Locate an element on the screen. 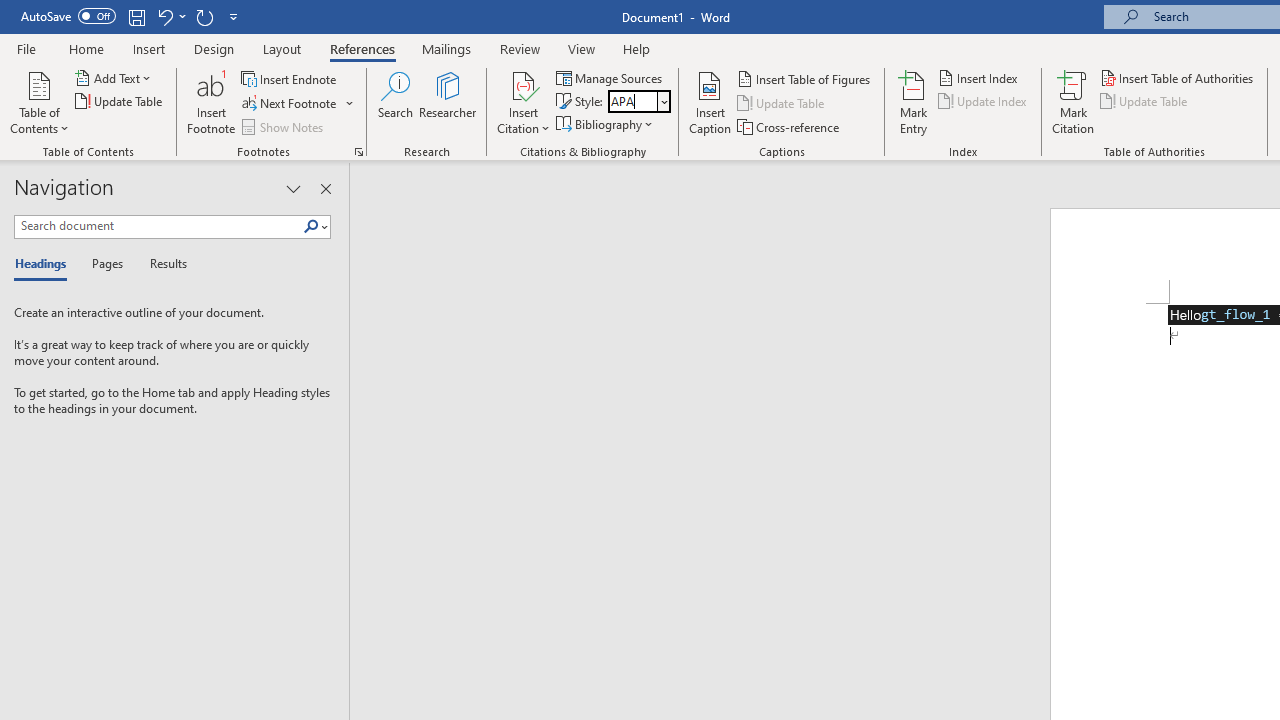 This screenshot has height=720, width=1280. 'Insert' is located at coordinates (148, 48).